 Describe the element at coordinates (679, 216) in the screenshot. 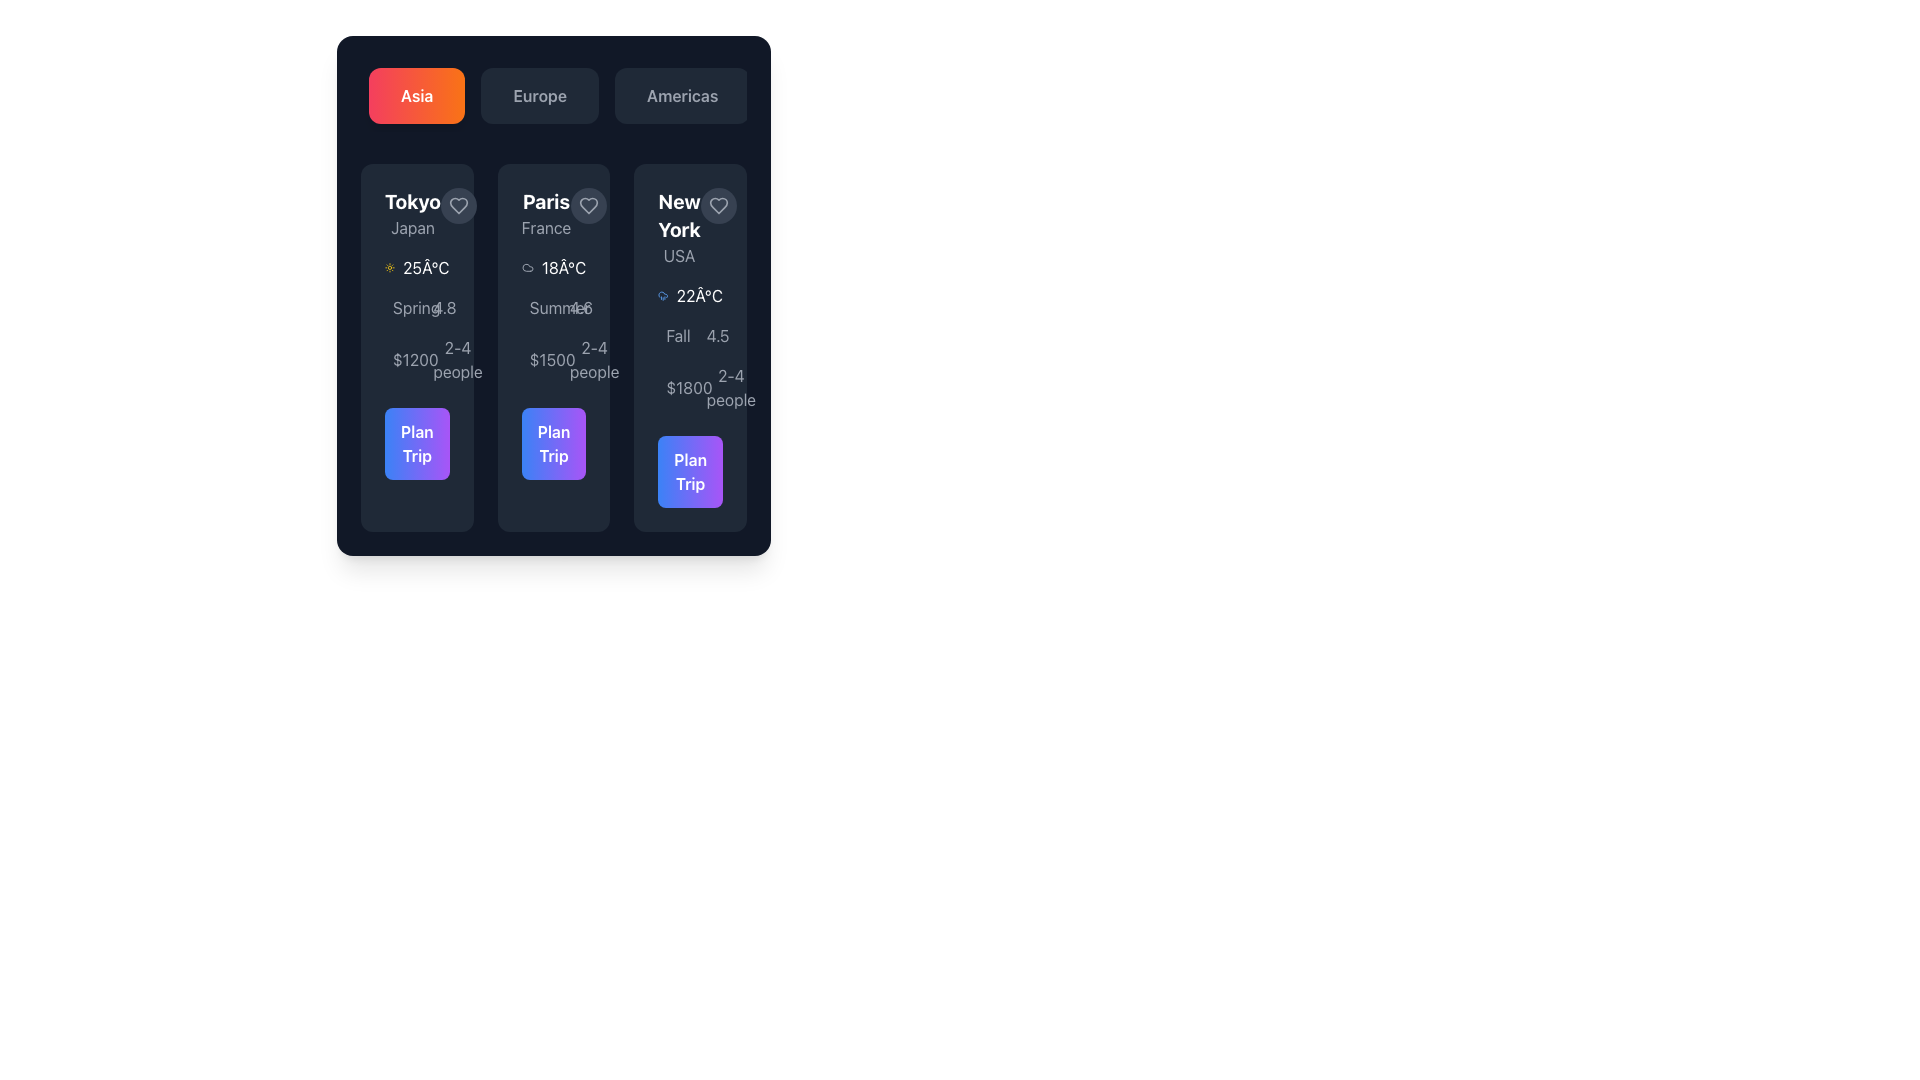

I see `text label displaying 'New York' which is prominently shown in bold white font on a dark background, located in the third column of the city travel information layout` at that location.